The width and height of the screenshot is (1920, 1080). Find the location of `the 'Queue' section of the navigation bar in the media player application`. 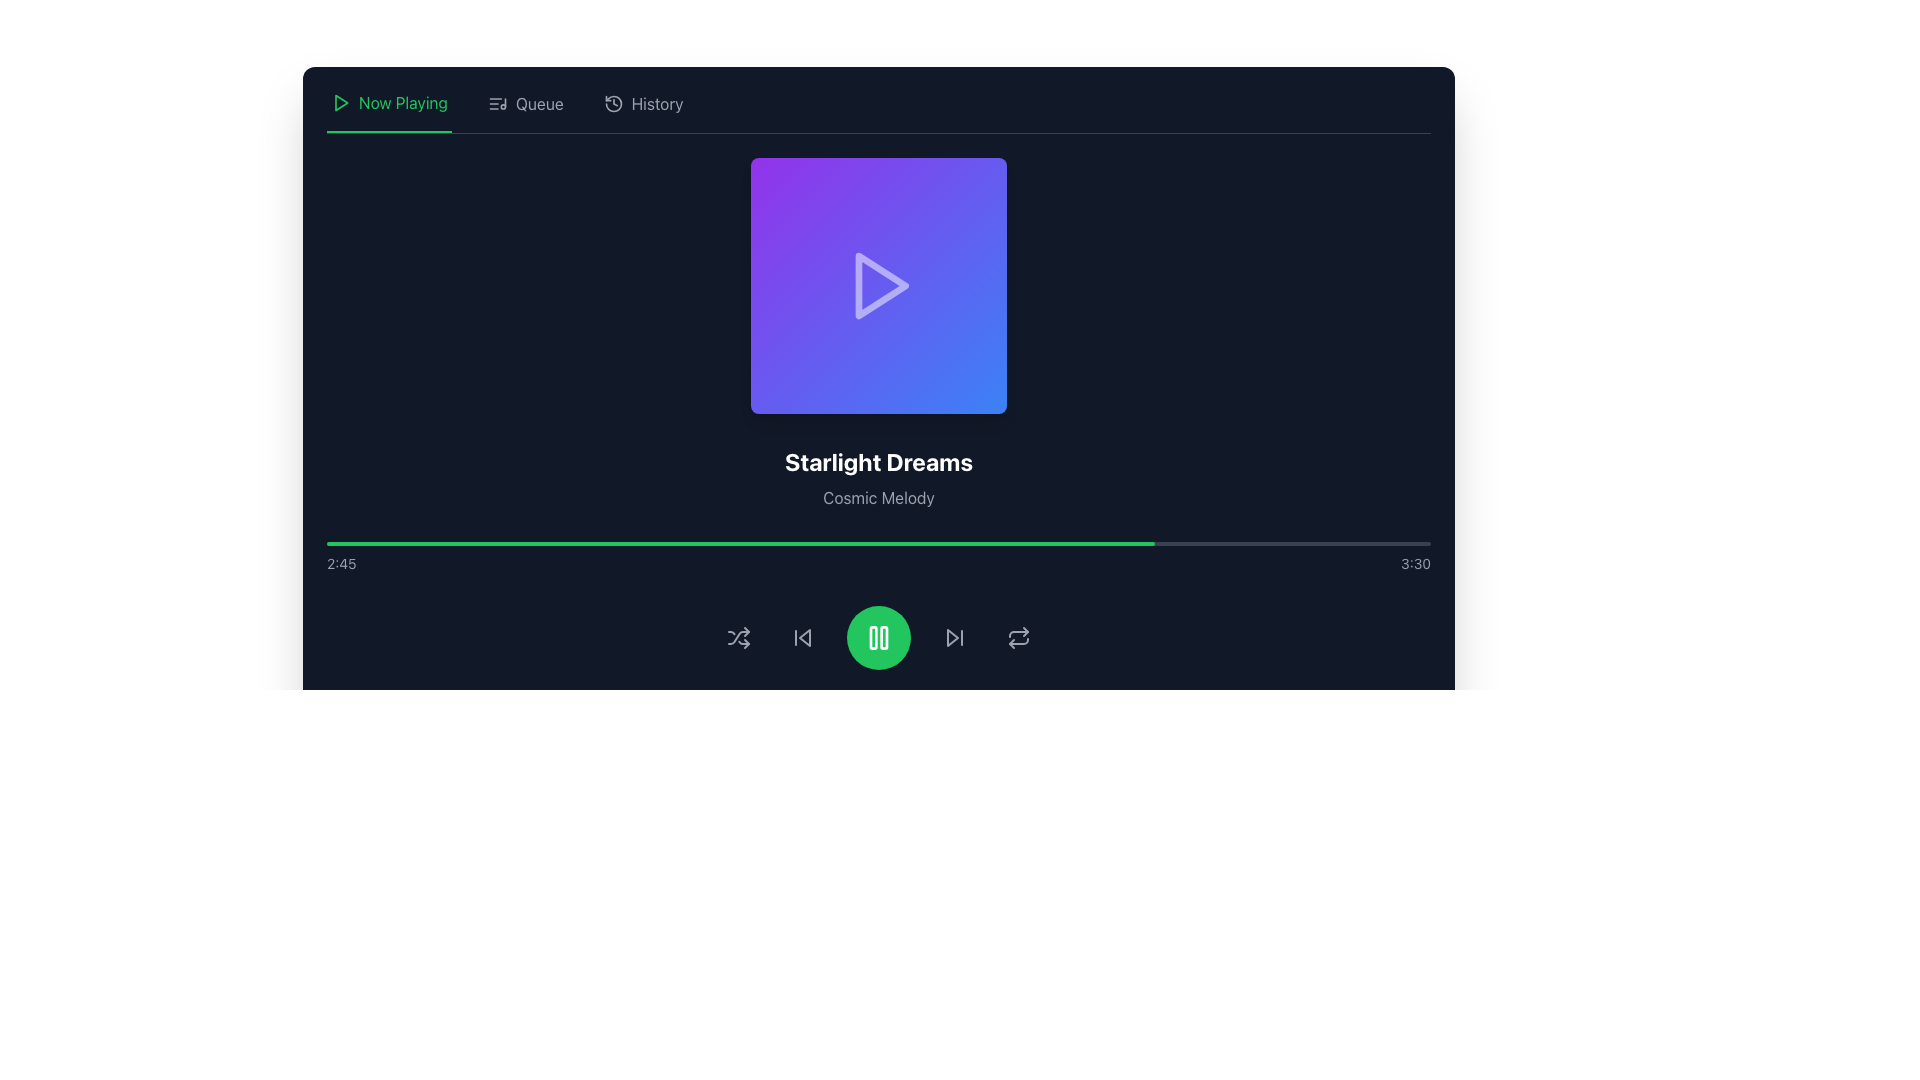

the 'Queue' section of the navigation bar in the media player application is located at coordinates (878, 112).